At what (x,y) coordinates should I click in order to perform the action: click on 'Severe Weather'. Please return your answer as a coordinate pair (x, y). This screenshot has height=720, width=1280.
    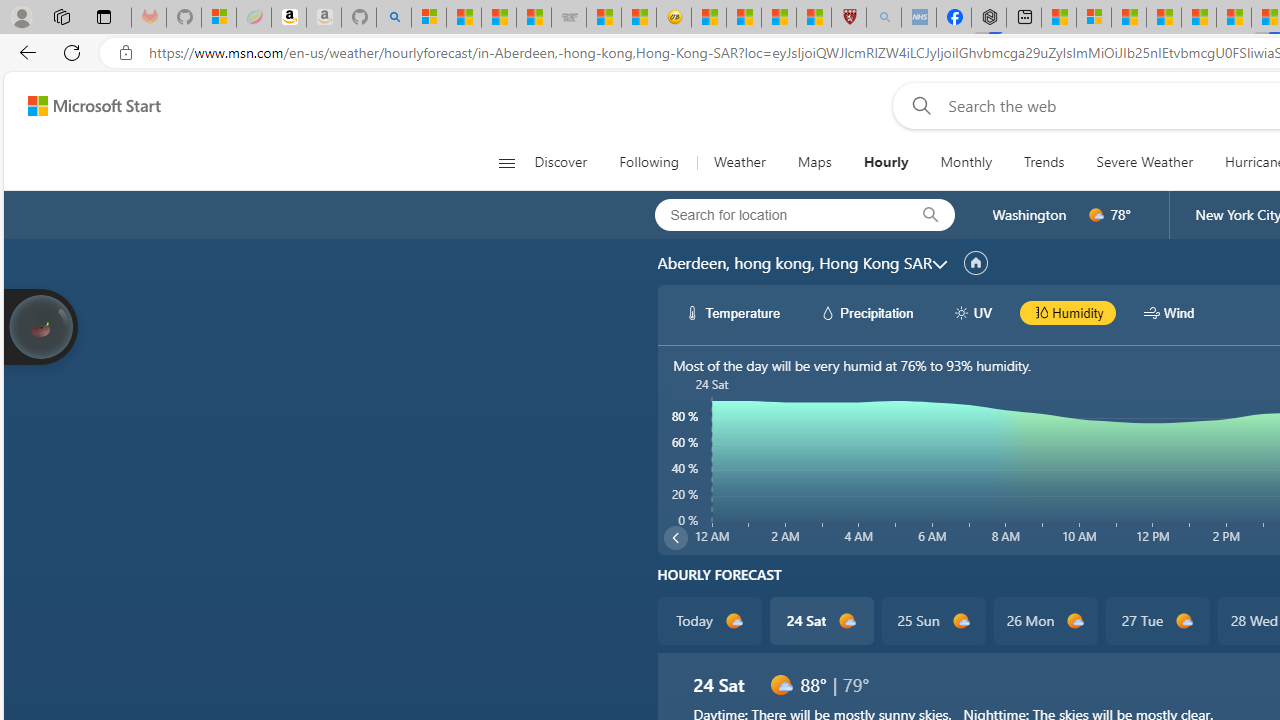
    Looking at the image, I should click on (1144, 162).